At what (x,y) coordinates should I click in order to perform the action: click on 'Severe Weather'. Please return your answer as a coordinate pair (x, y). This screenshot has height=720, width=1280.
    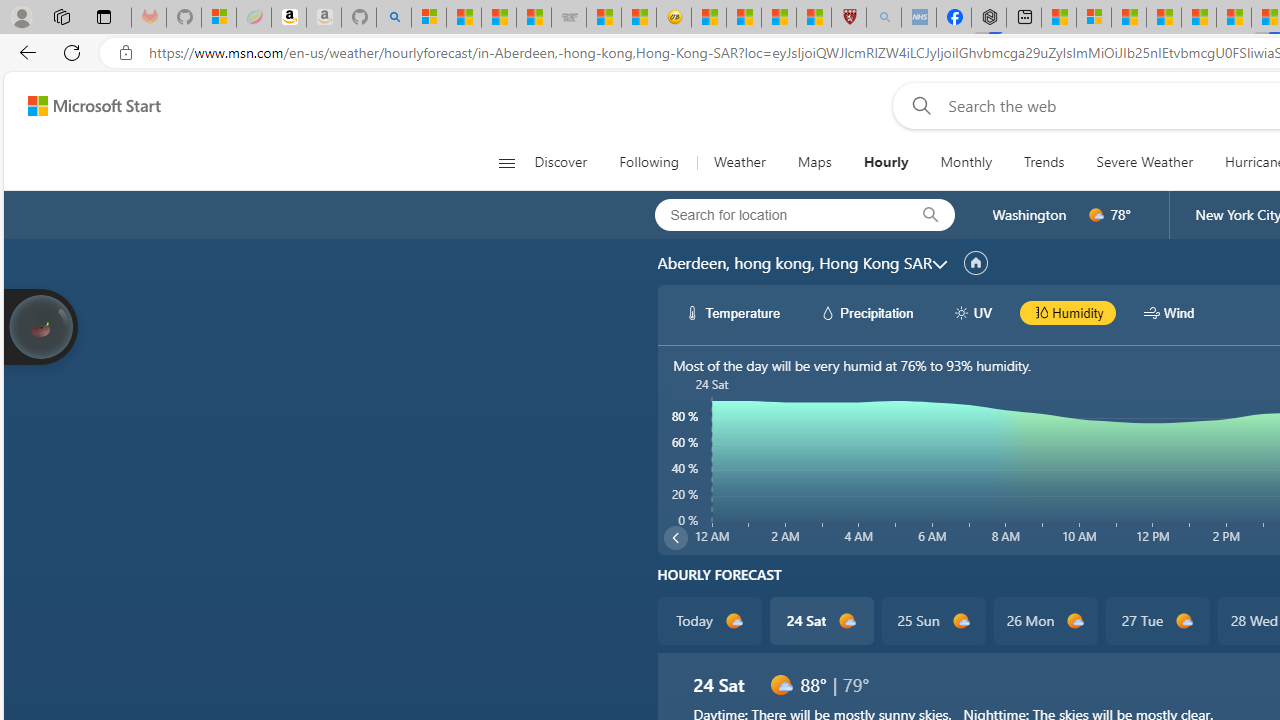
    Looking at the image, I should click on (1144, 162).